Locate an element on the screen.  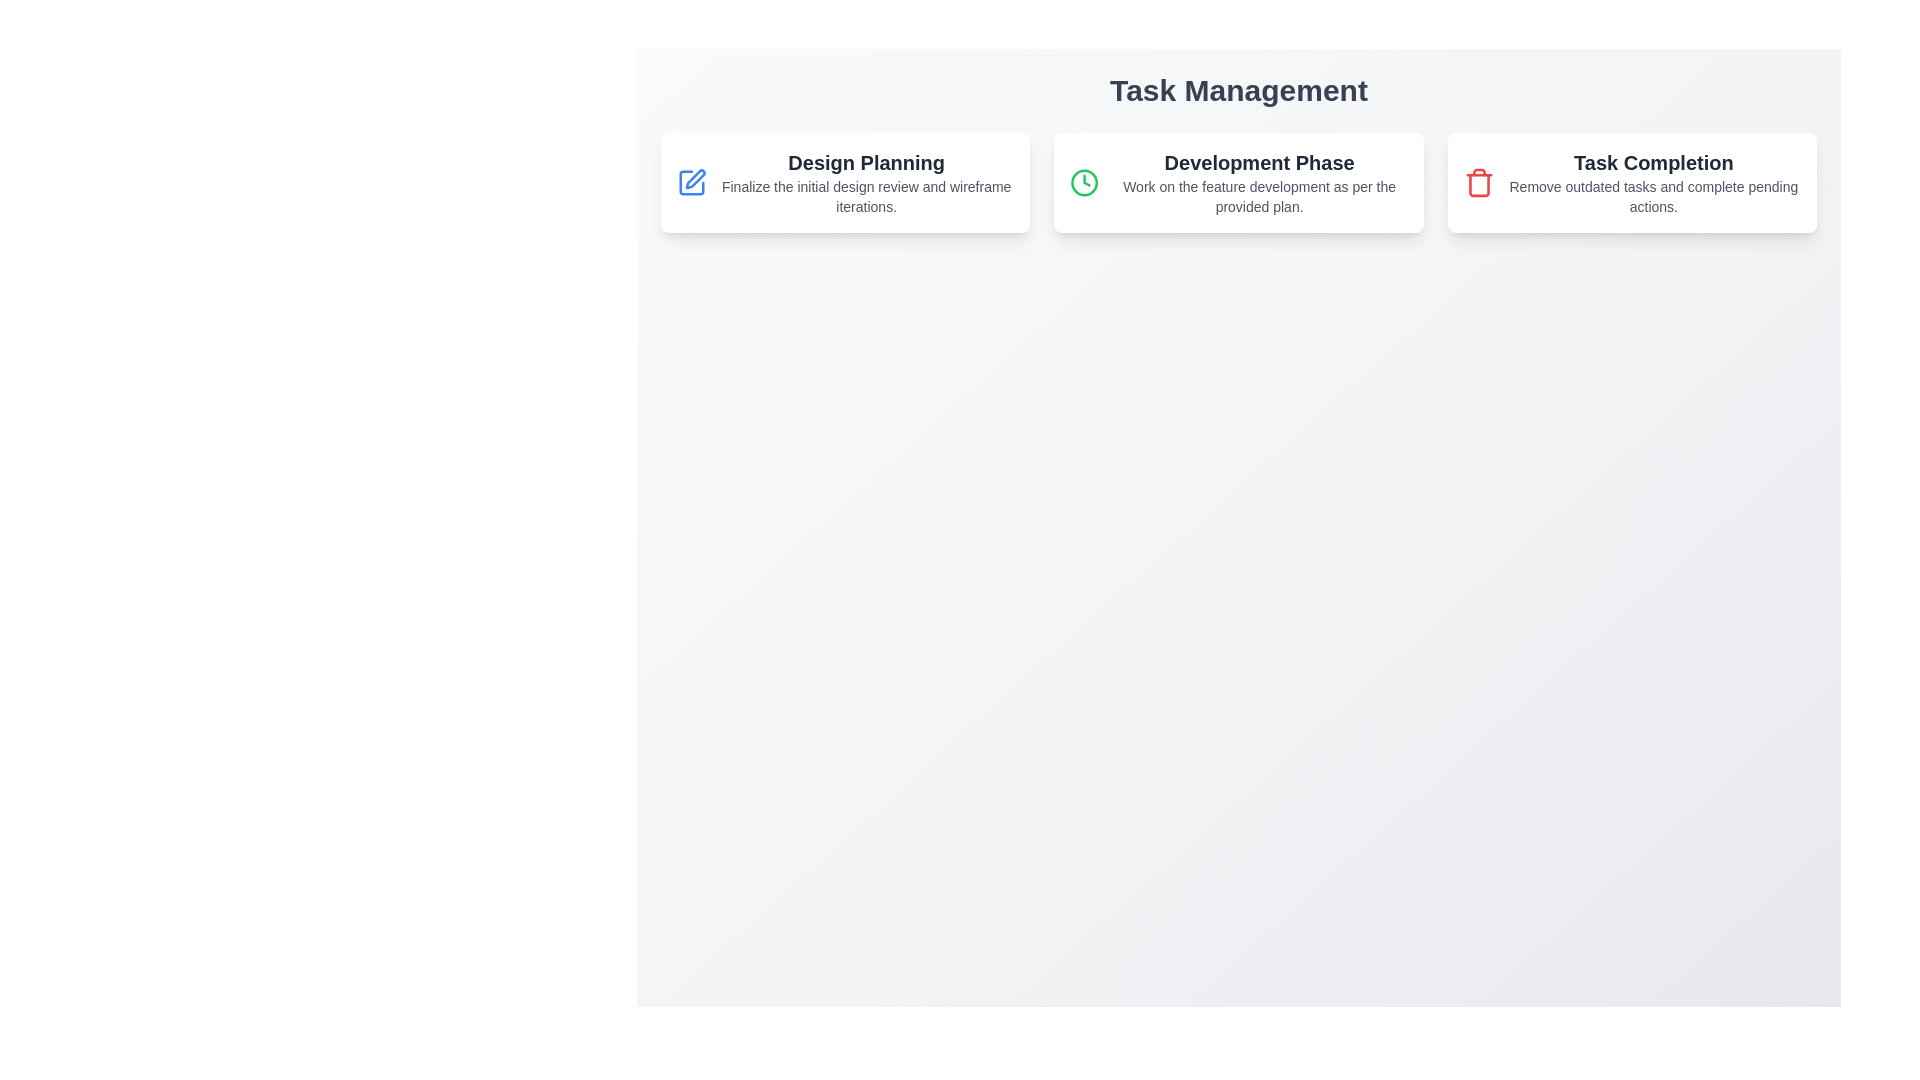
the 'Edit' or 'Modify' icon associated with the 'Design Planning' task located at the top left of the 'Design Planning' card is located at coordinates (691, 182).